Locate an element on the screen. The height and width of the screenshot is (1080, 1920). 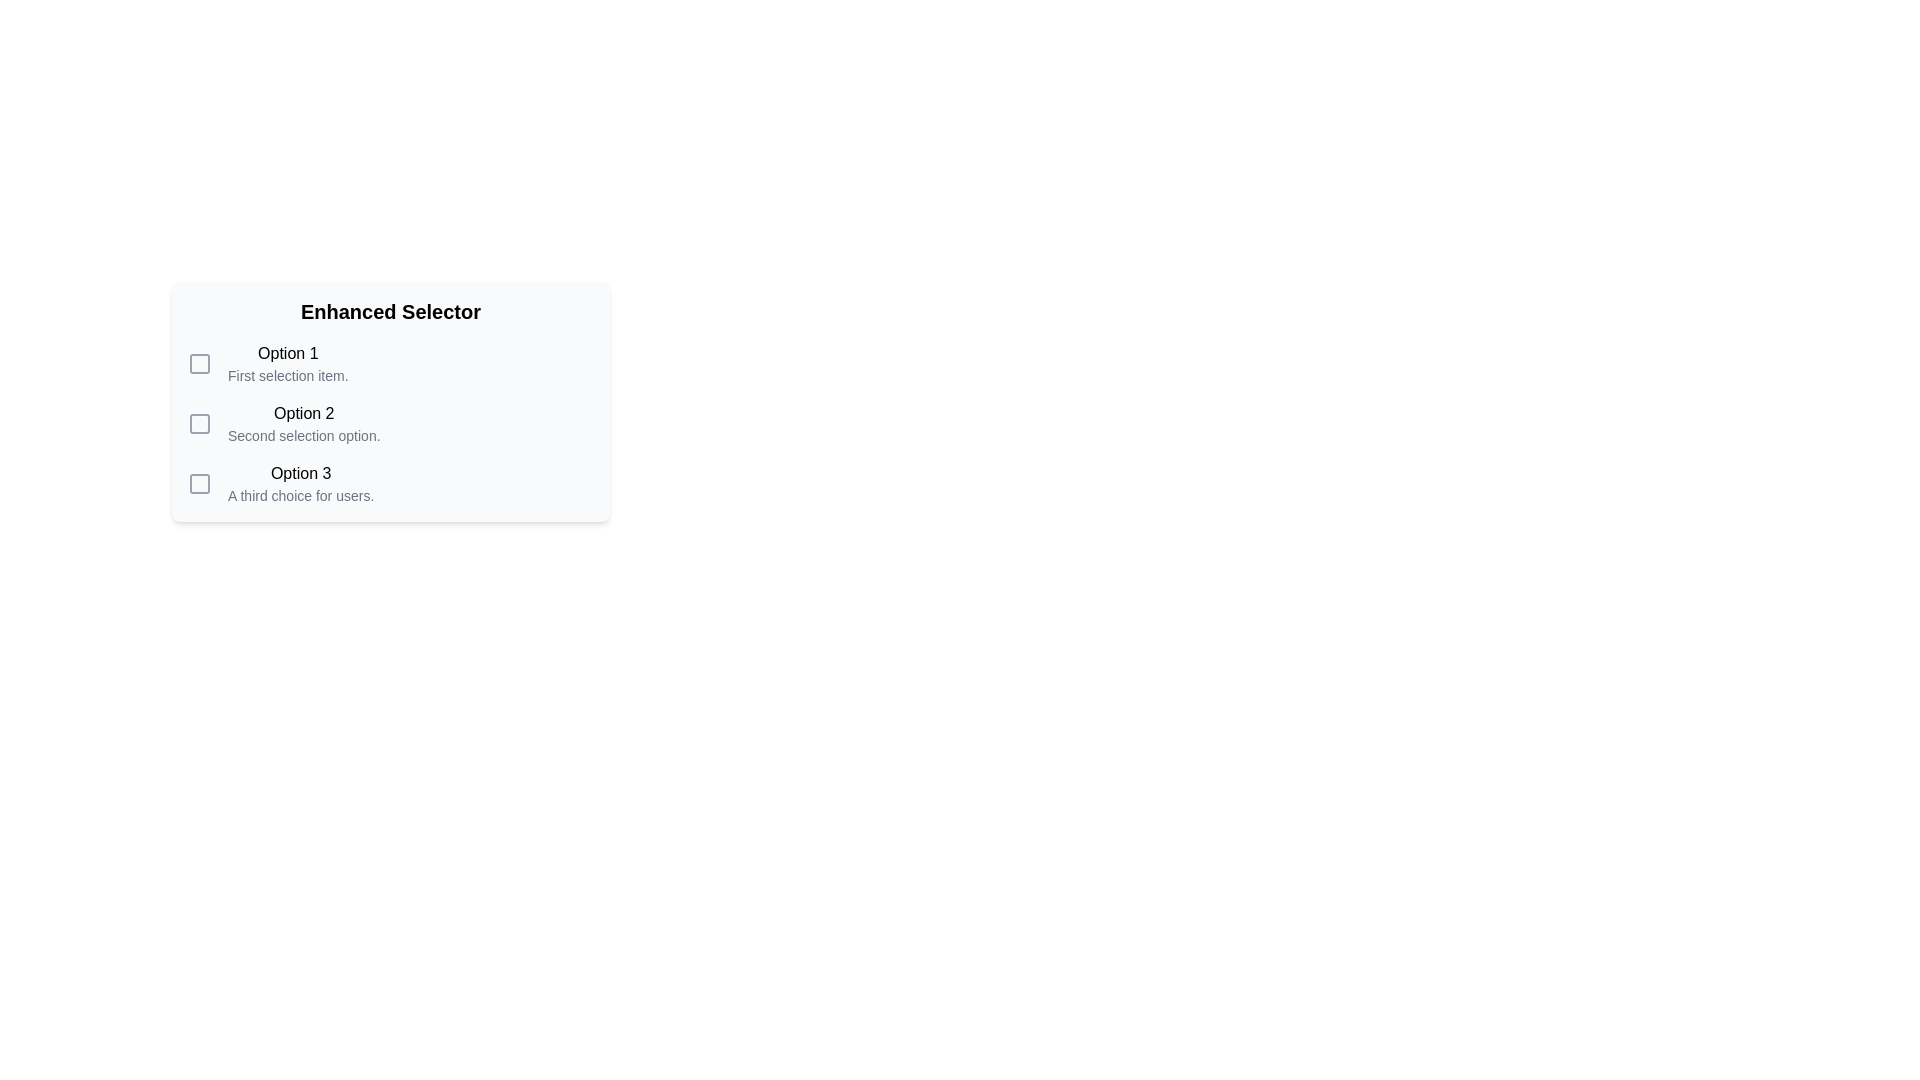
the visual marker or icon that indicates the current state of the third option is located at coordinates (200, 483).